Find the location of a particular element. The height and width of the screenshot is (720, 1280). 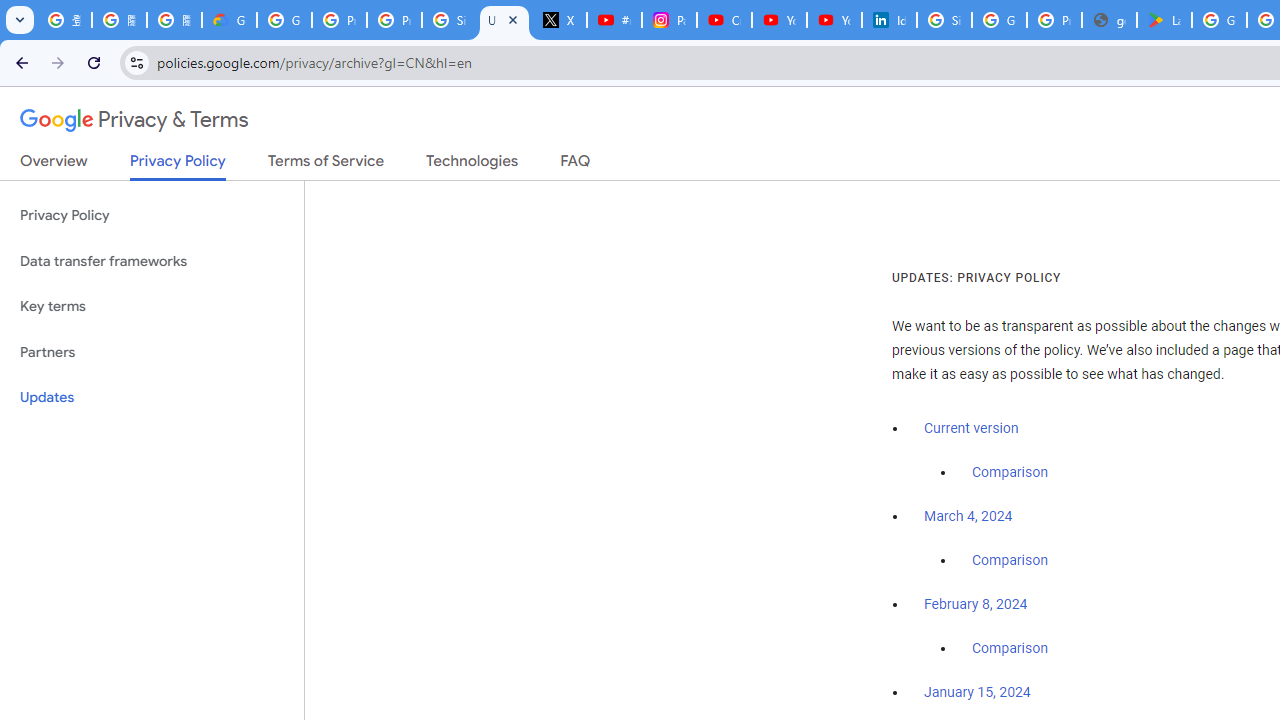

'Privacy & Terms' is located at coordinates (134, 120).